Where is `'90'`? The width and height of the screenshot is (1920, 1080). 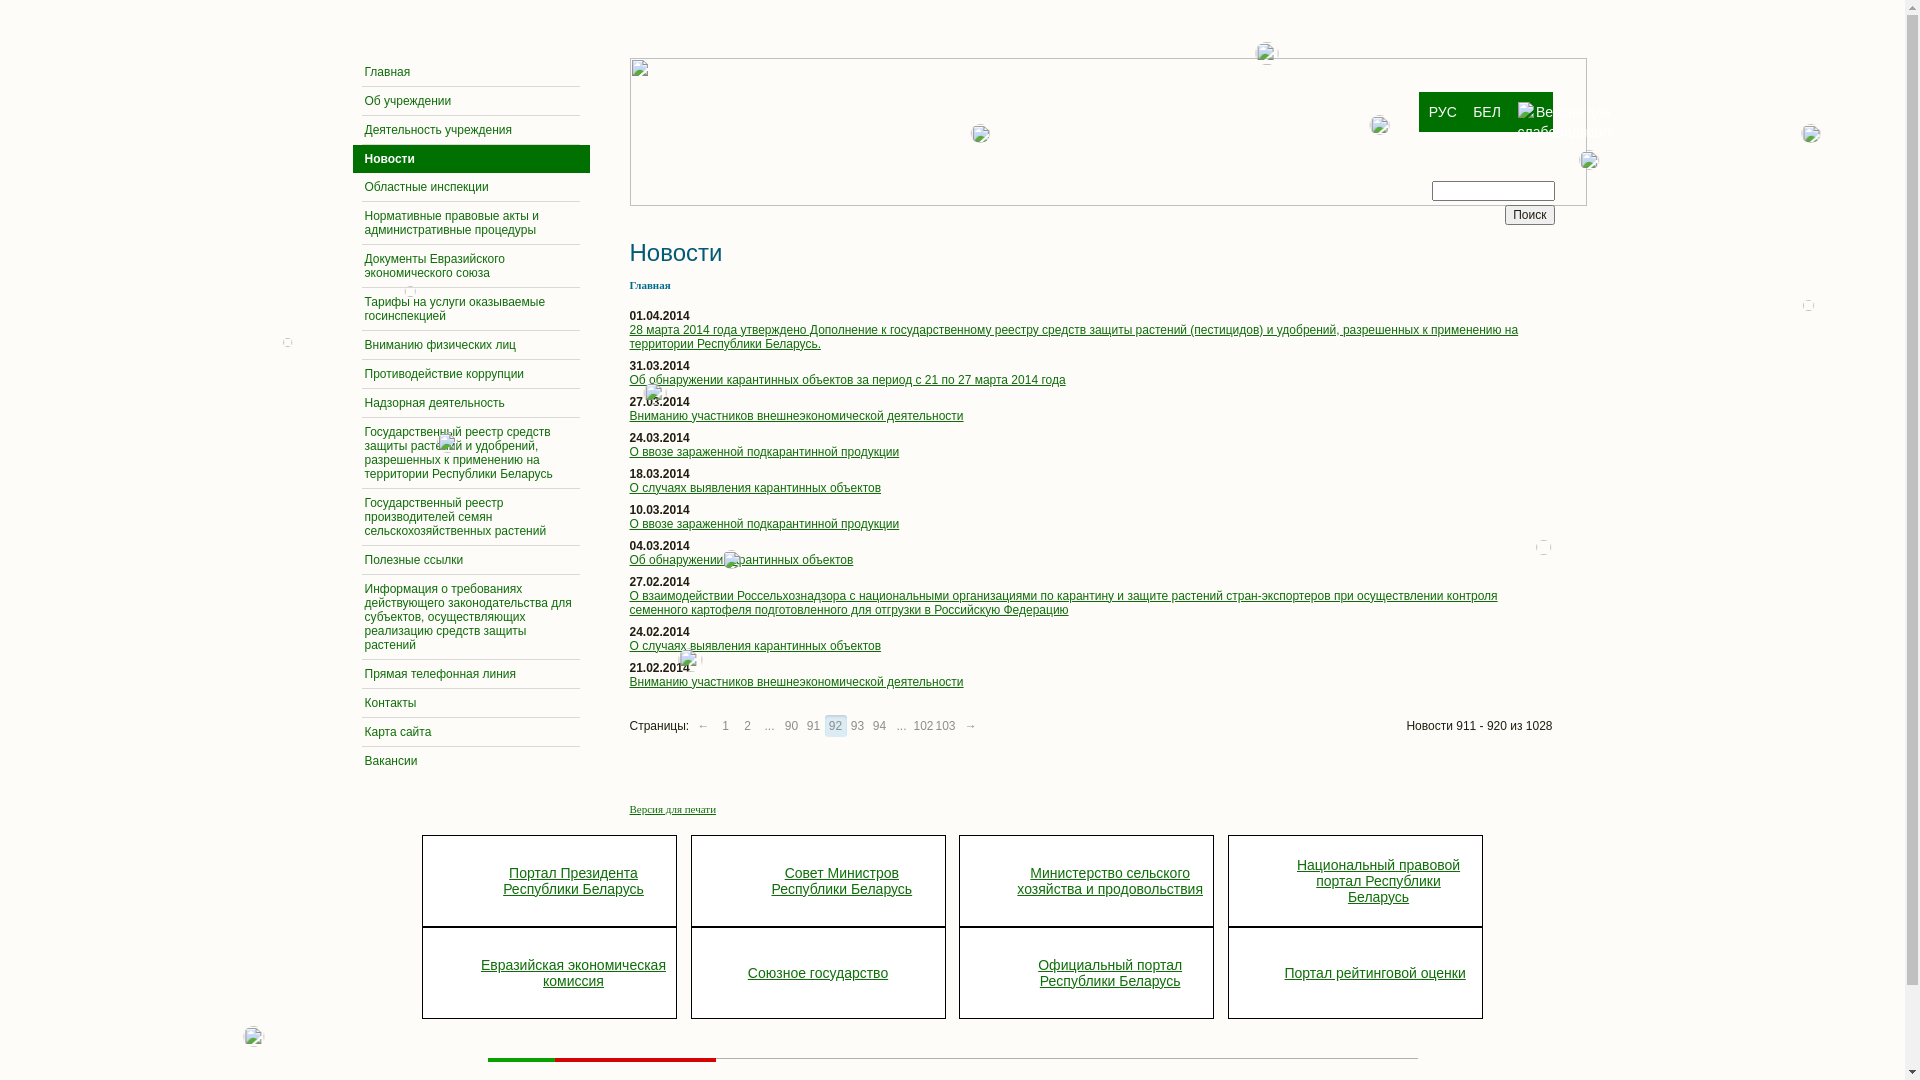
'90' is located at coordinates (791, 725).